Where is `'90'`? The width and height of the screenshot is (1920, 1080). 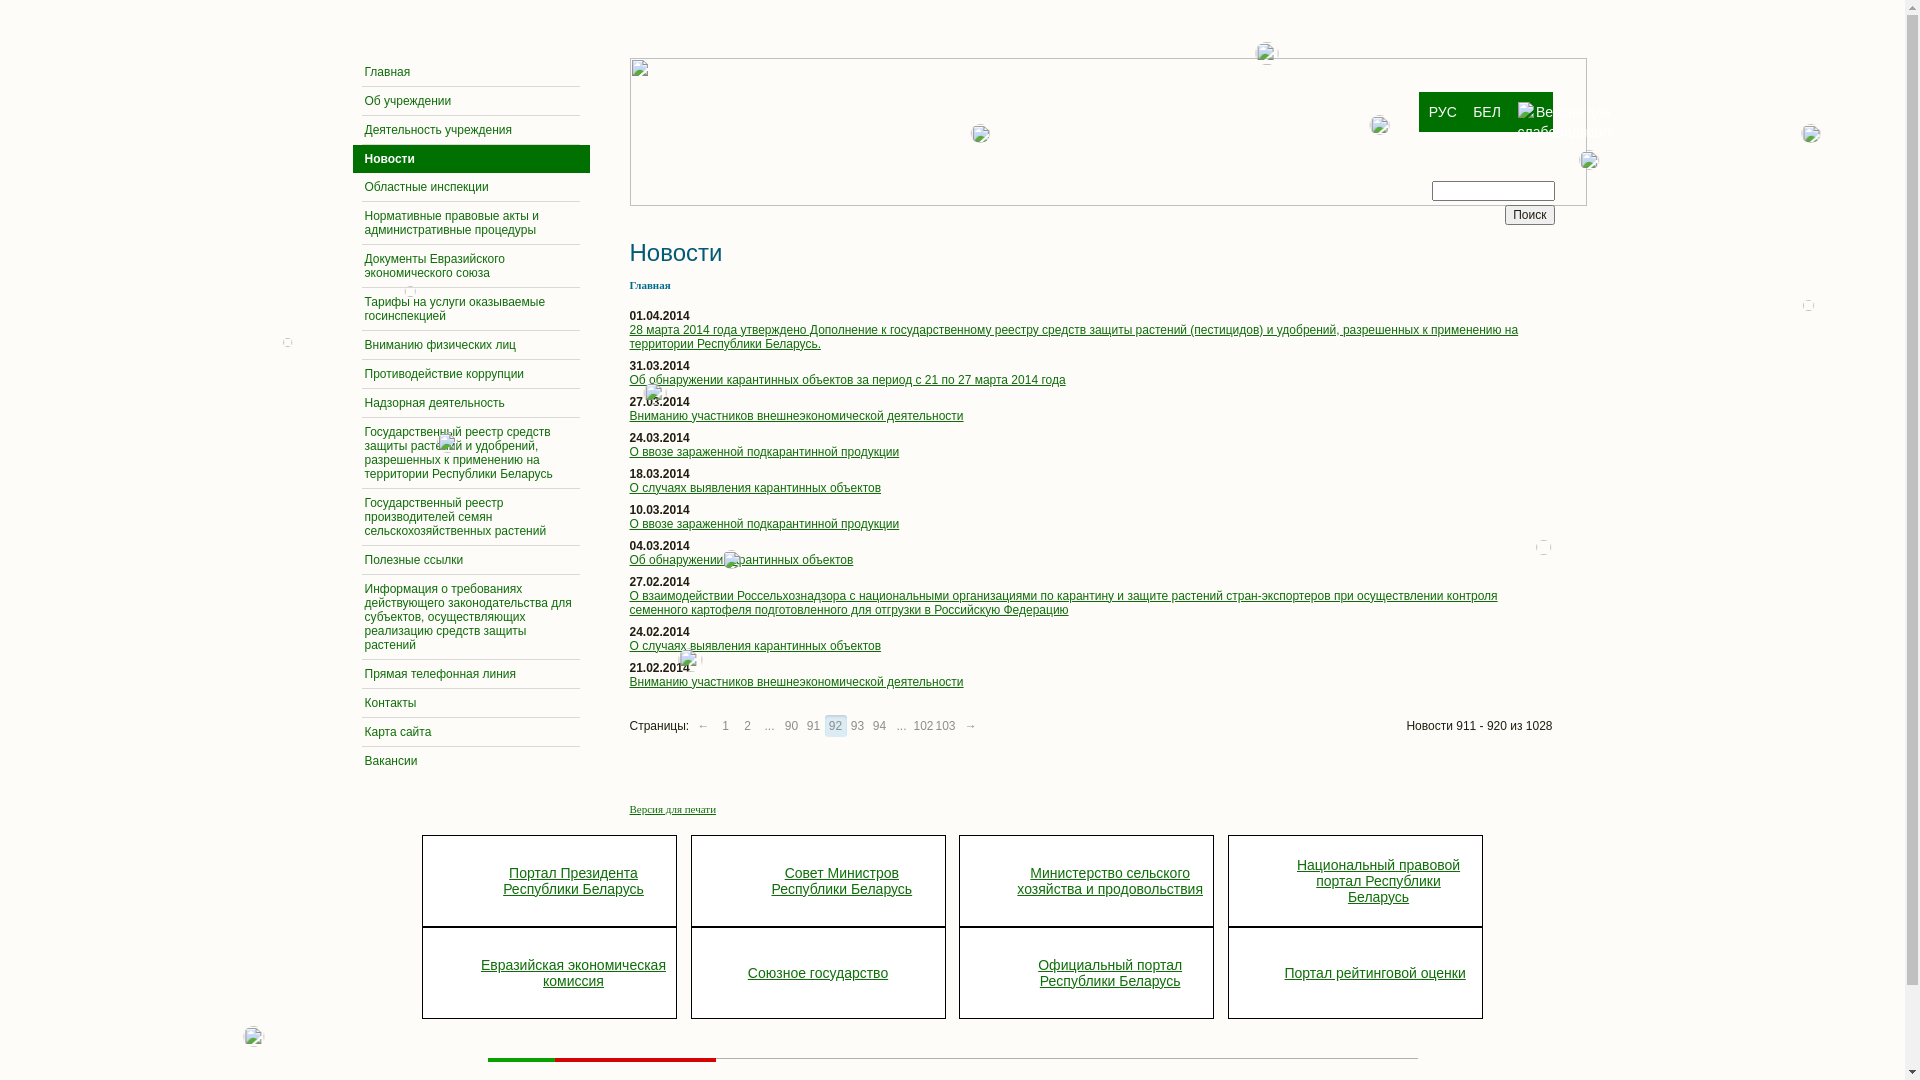
'90' is located at coordinates (791, 725).